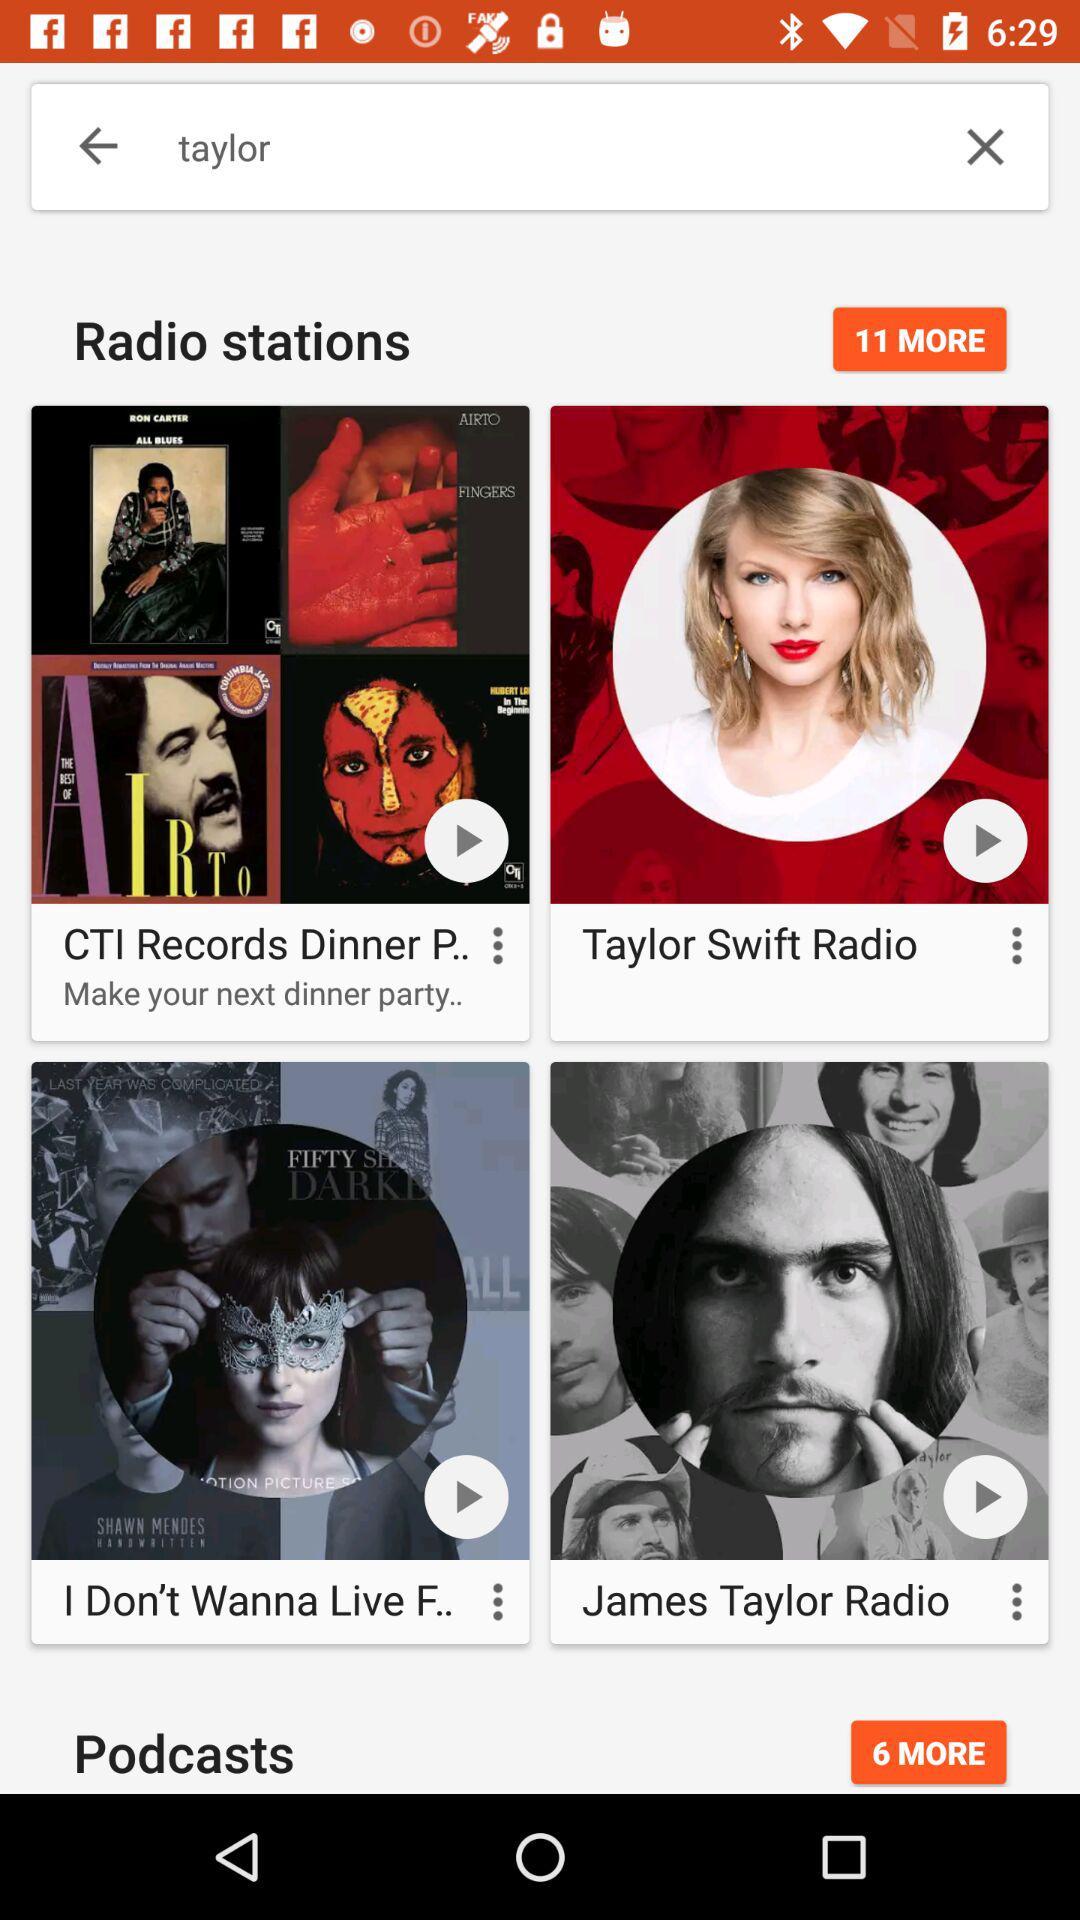 The image size is (1080, 1920). What do you see at coordinates (928, 1751) in the screenshot?
I see `the 6 more icon` at bounding box center [928, 1751].